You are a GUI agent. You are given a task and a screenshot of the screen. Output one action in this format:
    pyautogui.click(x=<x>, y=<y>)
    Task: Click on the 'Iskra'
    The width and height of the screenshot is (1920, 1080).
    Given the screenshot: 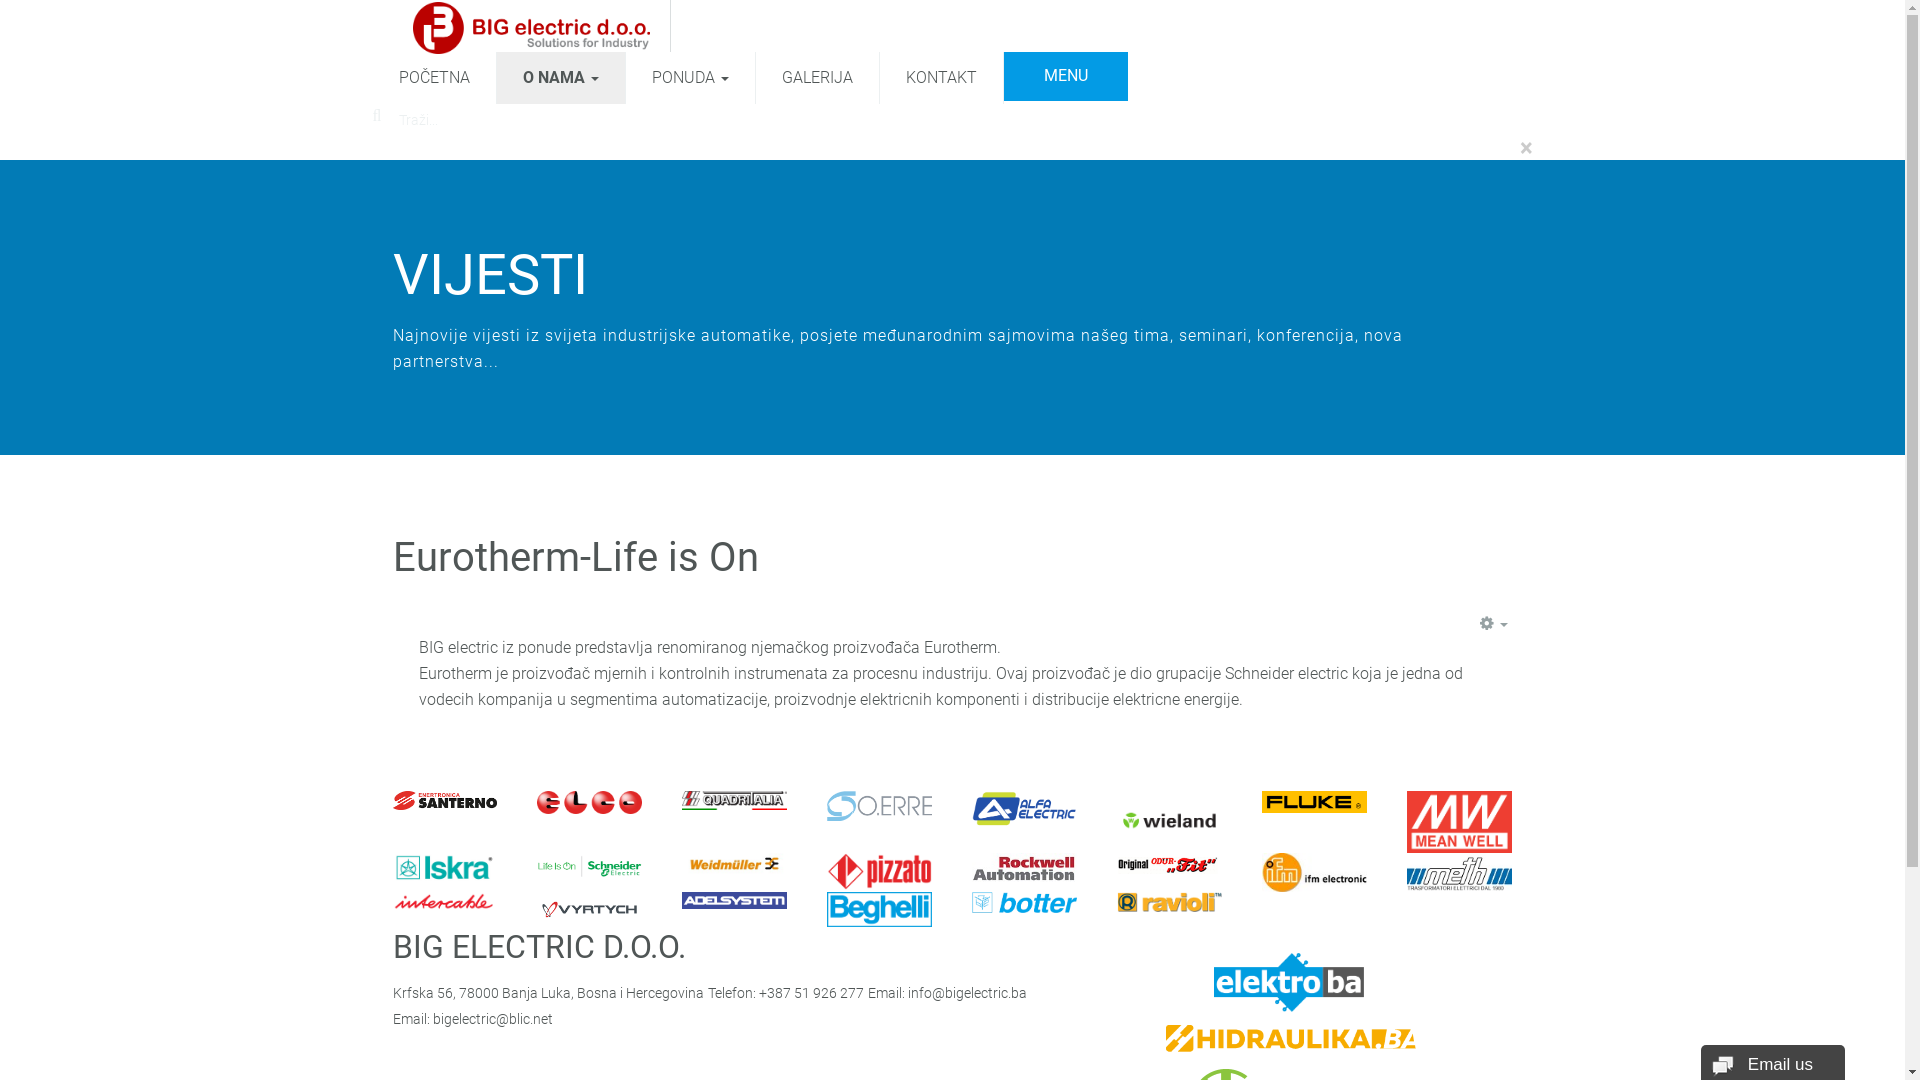 What is the action you would take?
    pyautogui.click(x=443, y=866)
    